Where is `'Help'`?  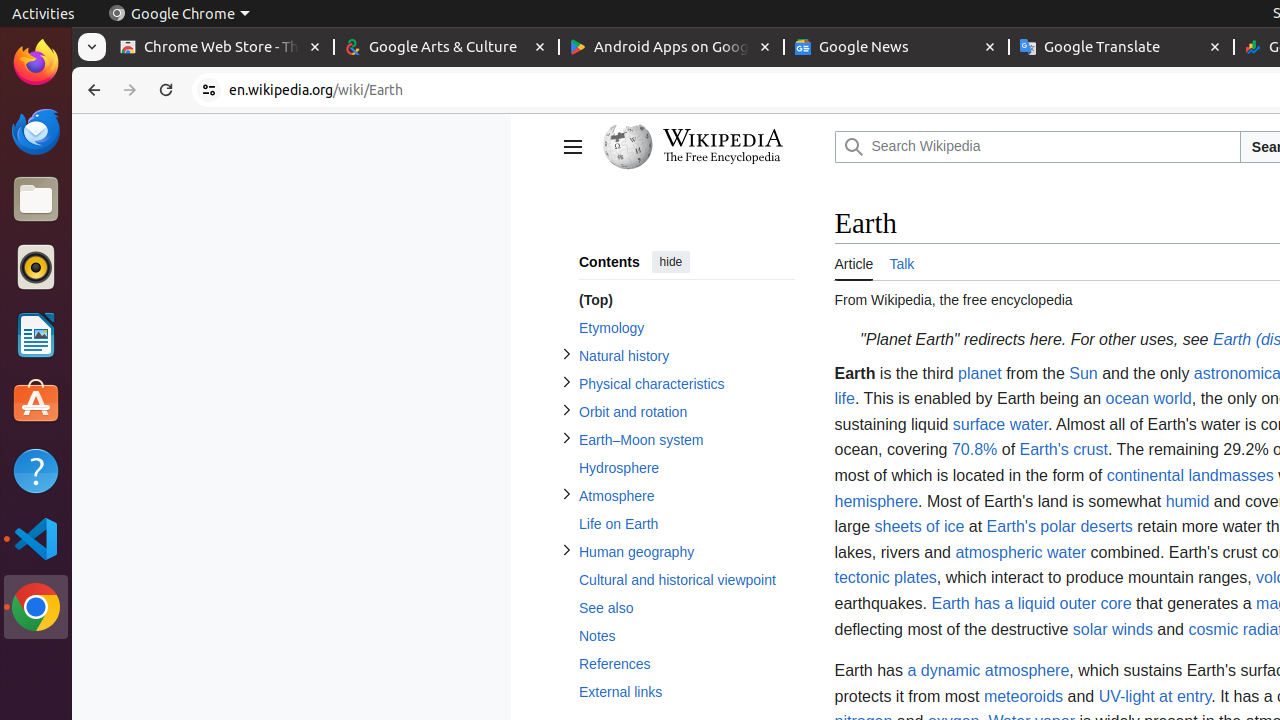 'Help' is located at coordinates (35, 471).